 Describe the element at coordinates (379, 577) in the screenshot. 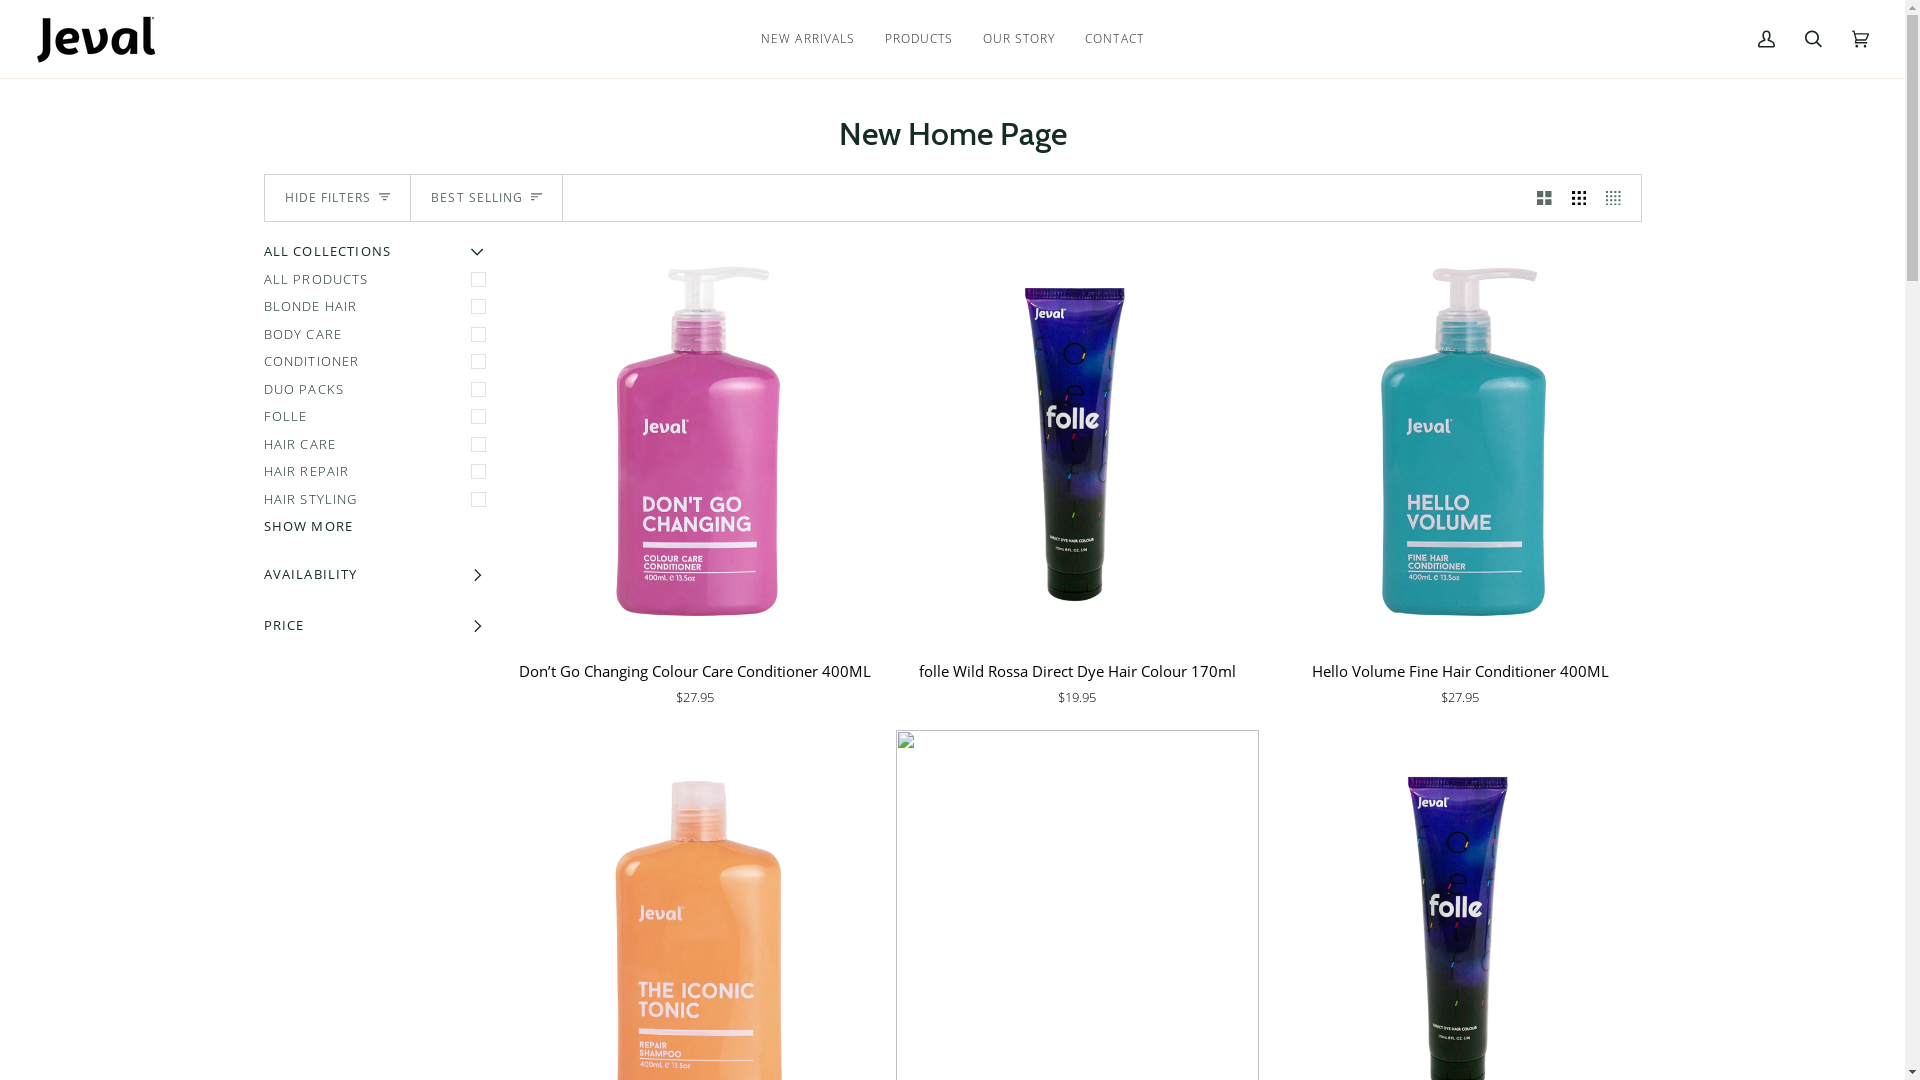

I see `'AVAILABILITY` at that location.